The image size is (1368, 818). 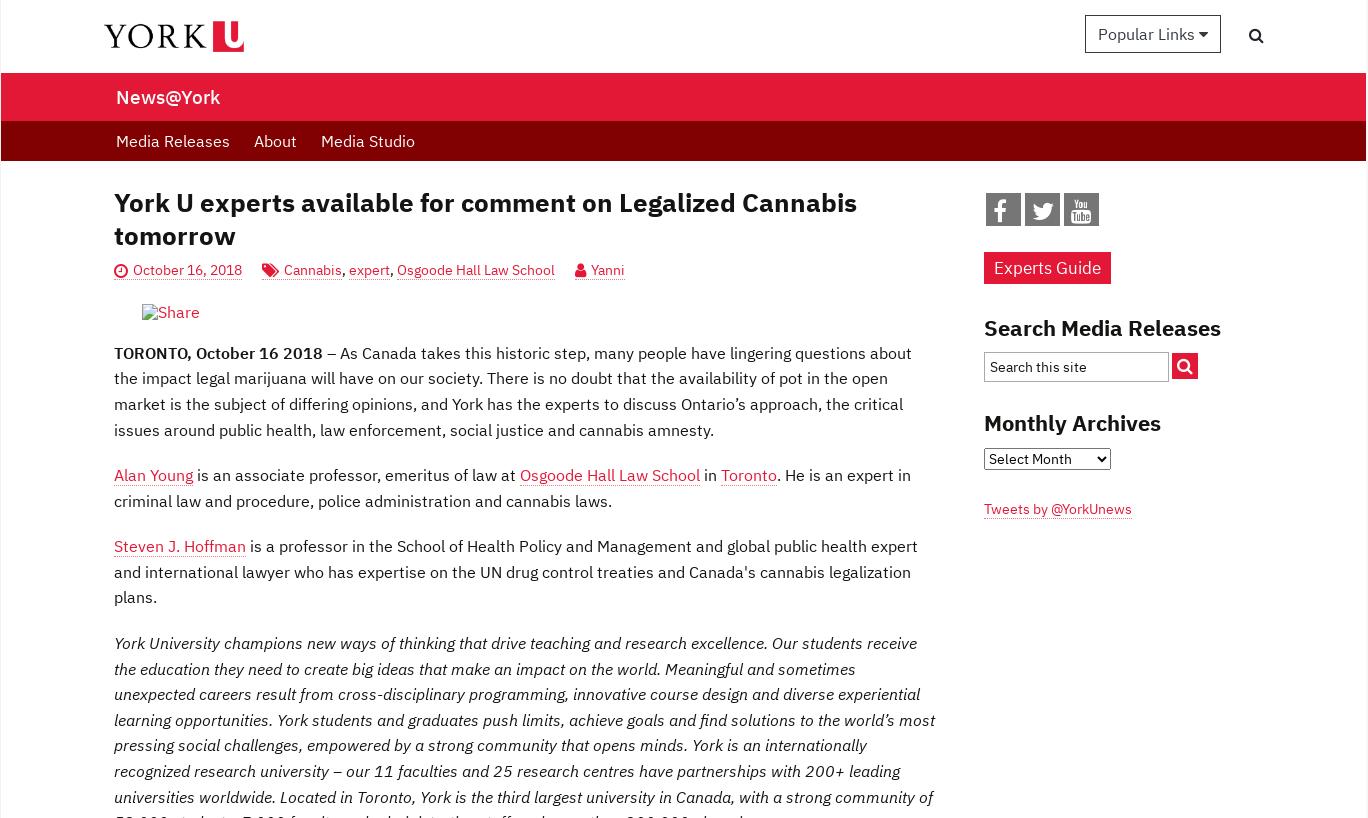 I want to click on 'Alan Young', so click(x=153, y=474).